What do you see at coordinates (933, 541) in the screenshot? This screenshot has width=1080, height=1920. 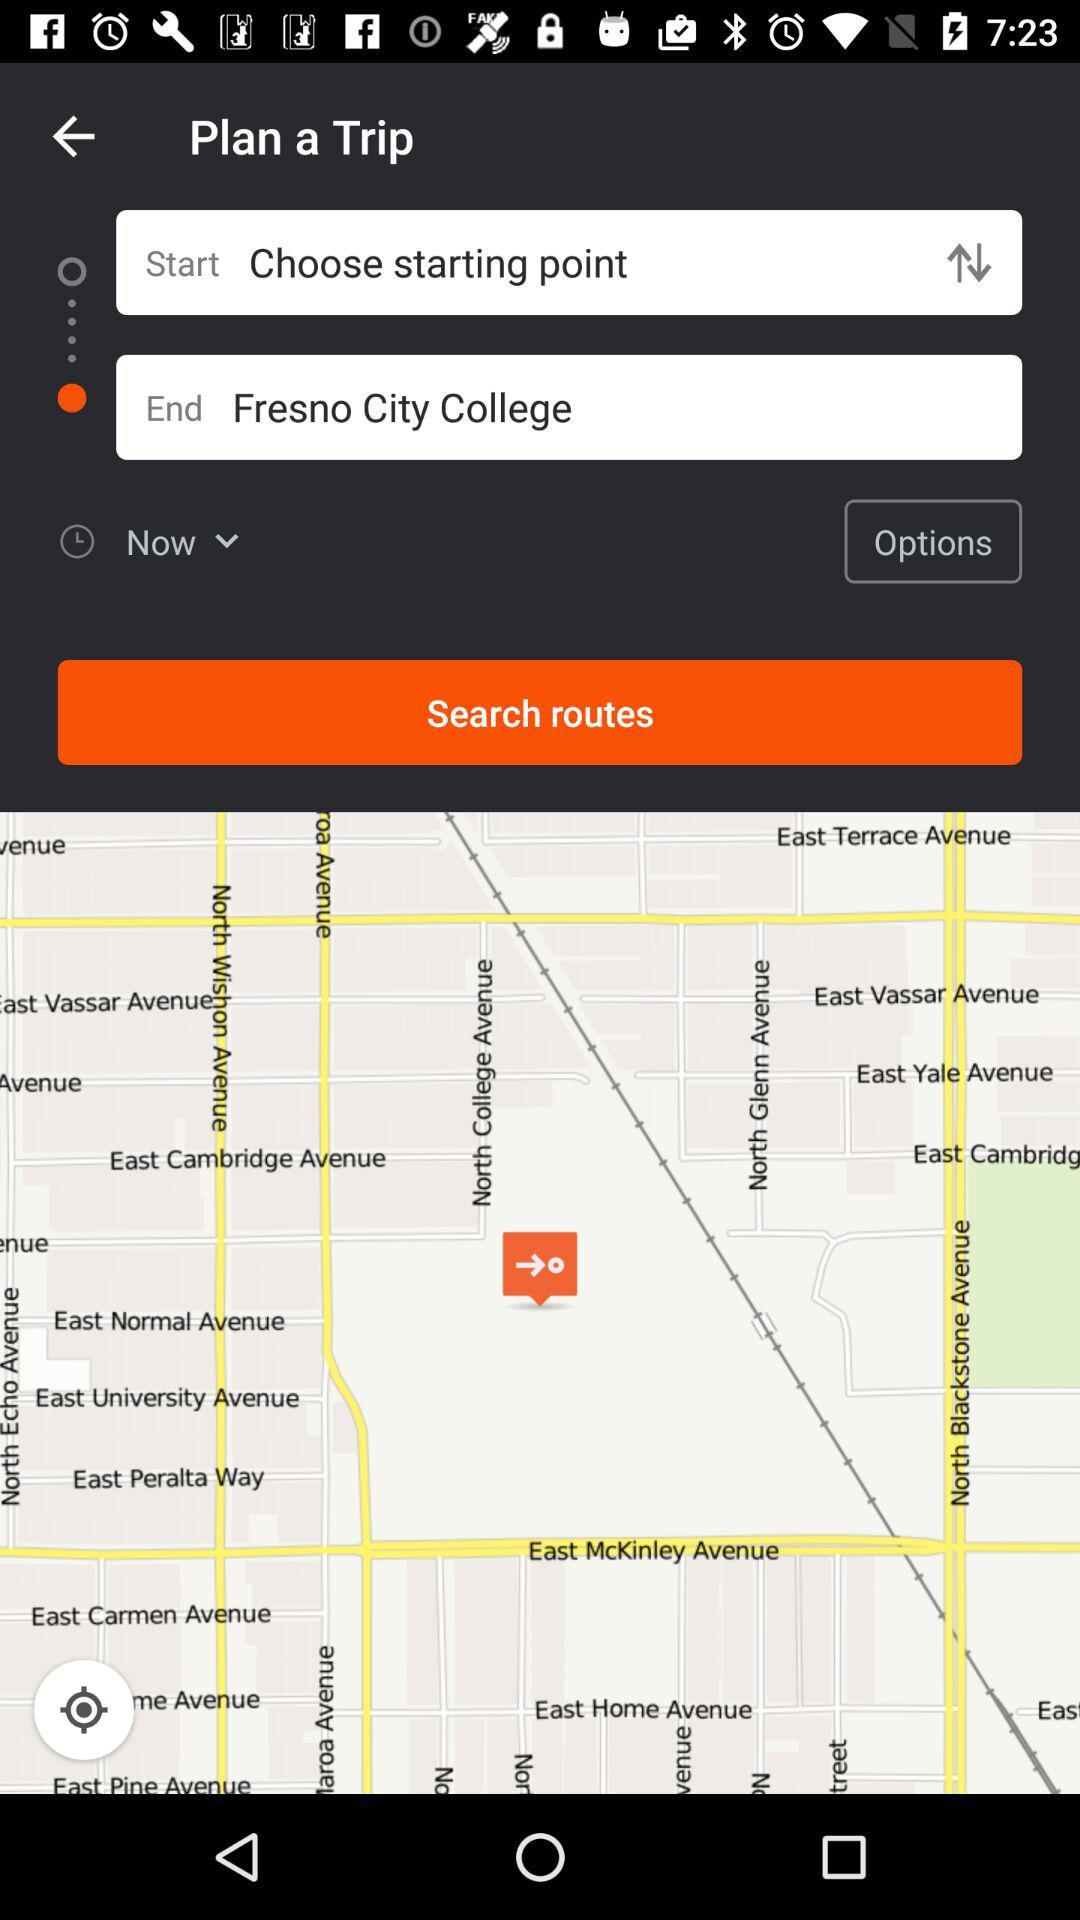 I see `item above the search routes item` at bounding box center [933, 541].